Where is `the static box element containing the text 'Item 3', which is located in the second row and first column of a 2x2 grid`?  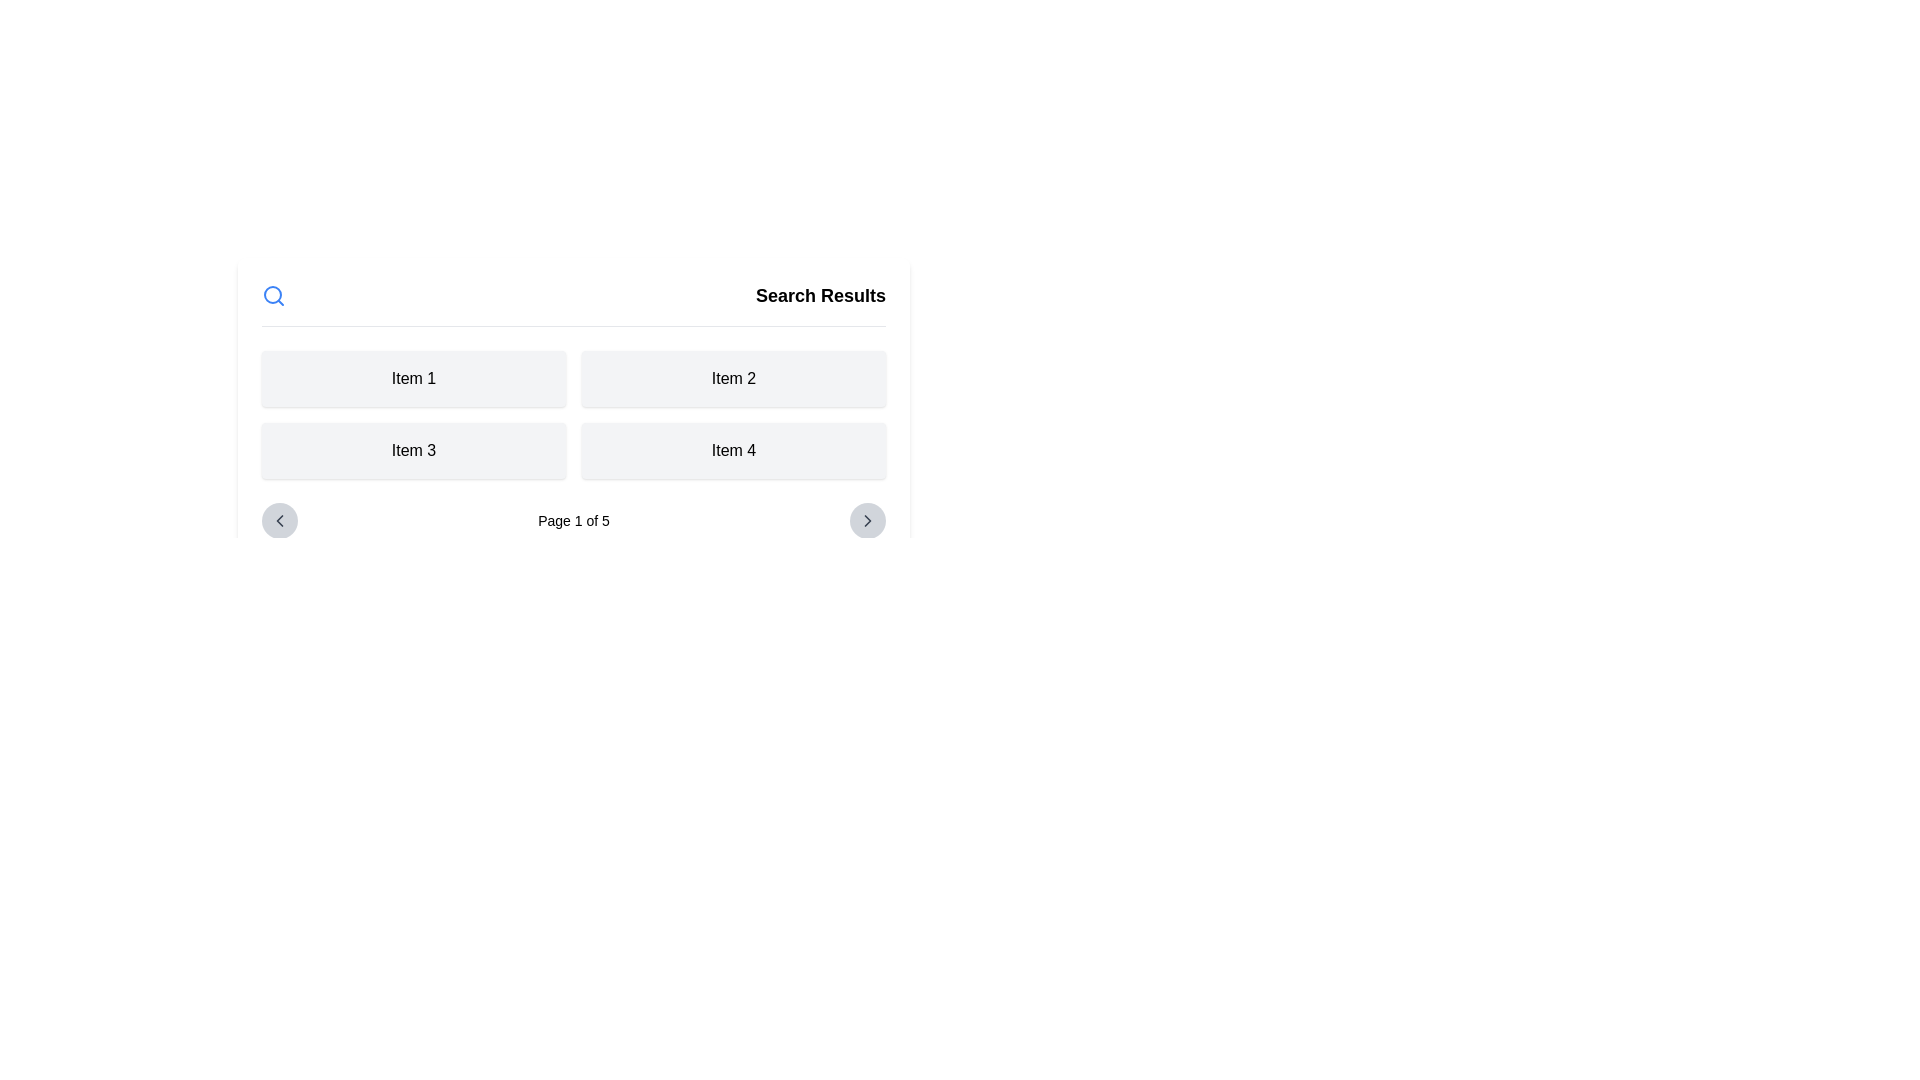
the static box element containing the text 'Item 3', which is located in the second row and first column of a 2x2 grid is located at coordinates (412, 451).